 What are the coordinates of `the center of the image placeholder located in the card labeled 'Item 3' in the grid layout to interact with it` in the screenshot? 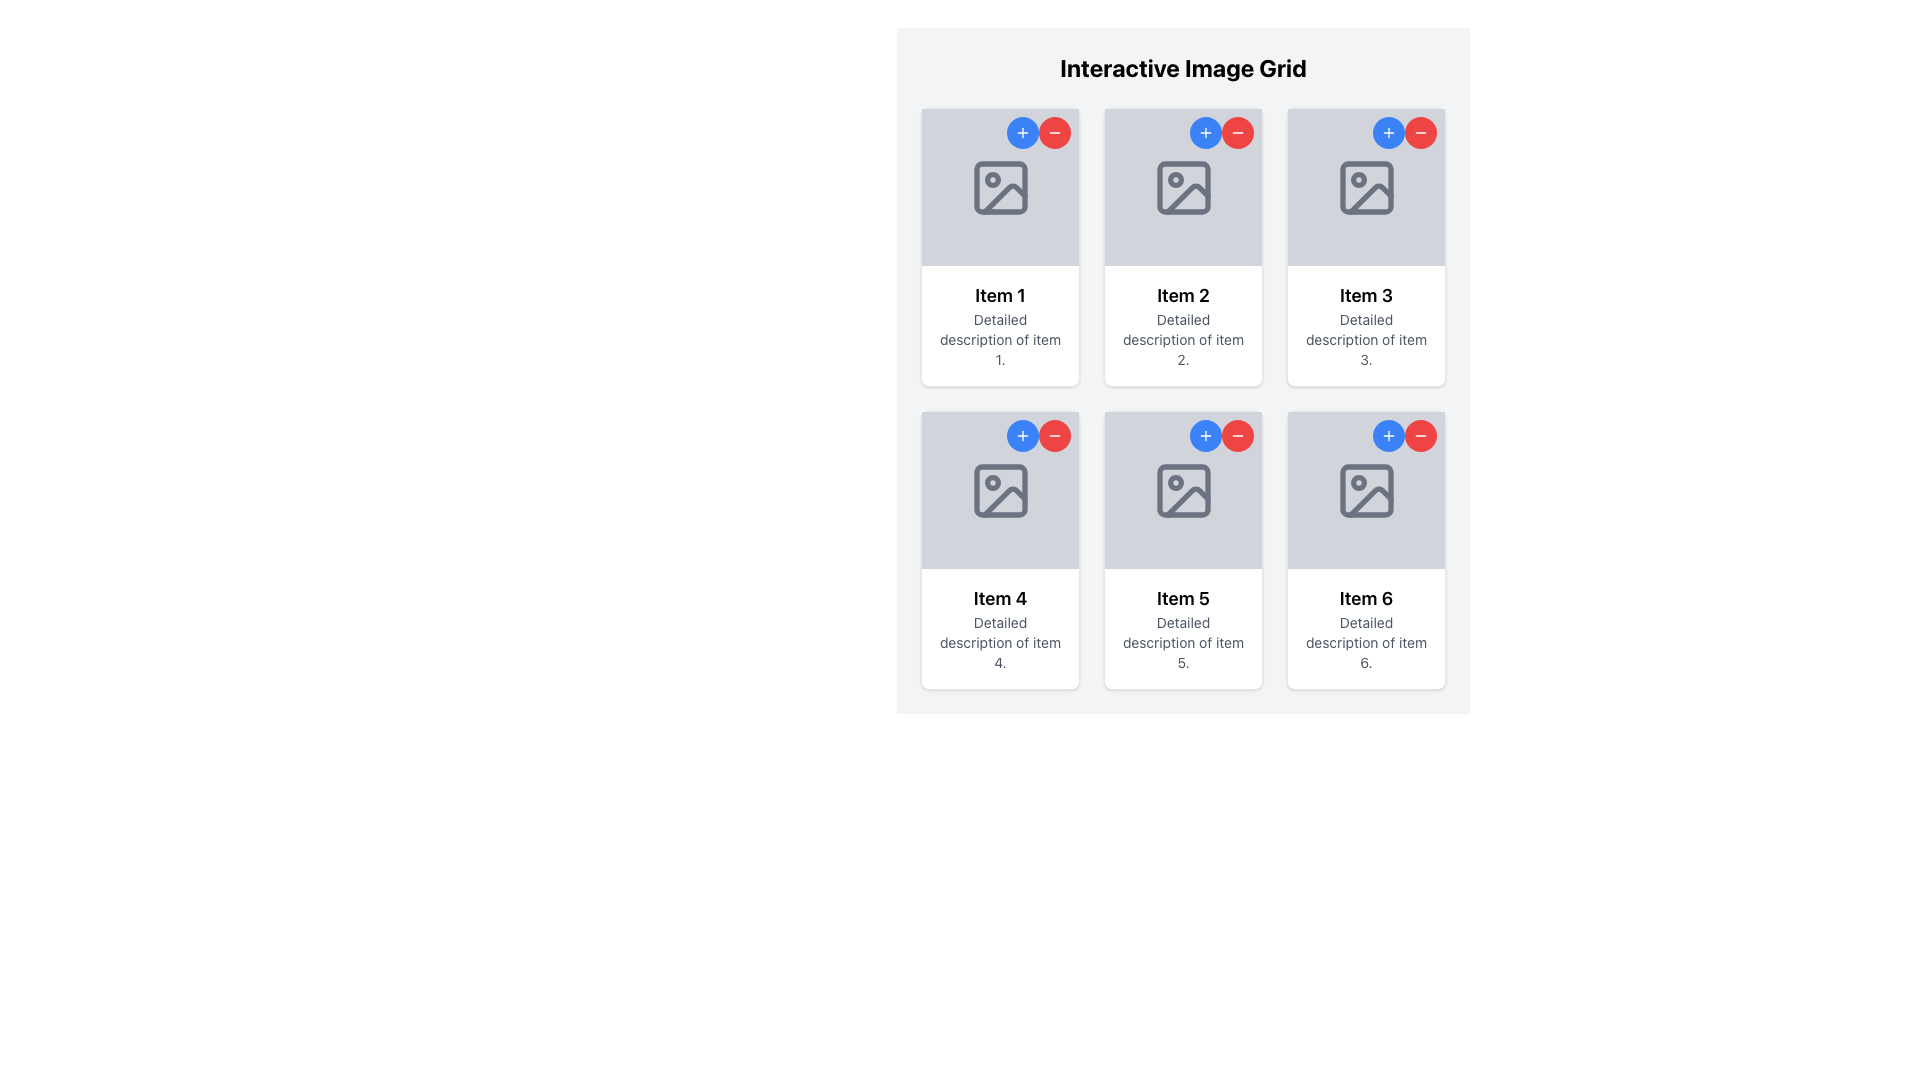 It's located at (1365, 187).